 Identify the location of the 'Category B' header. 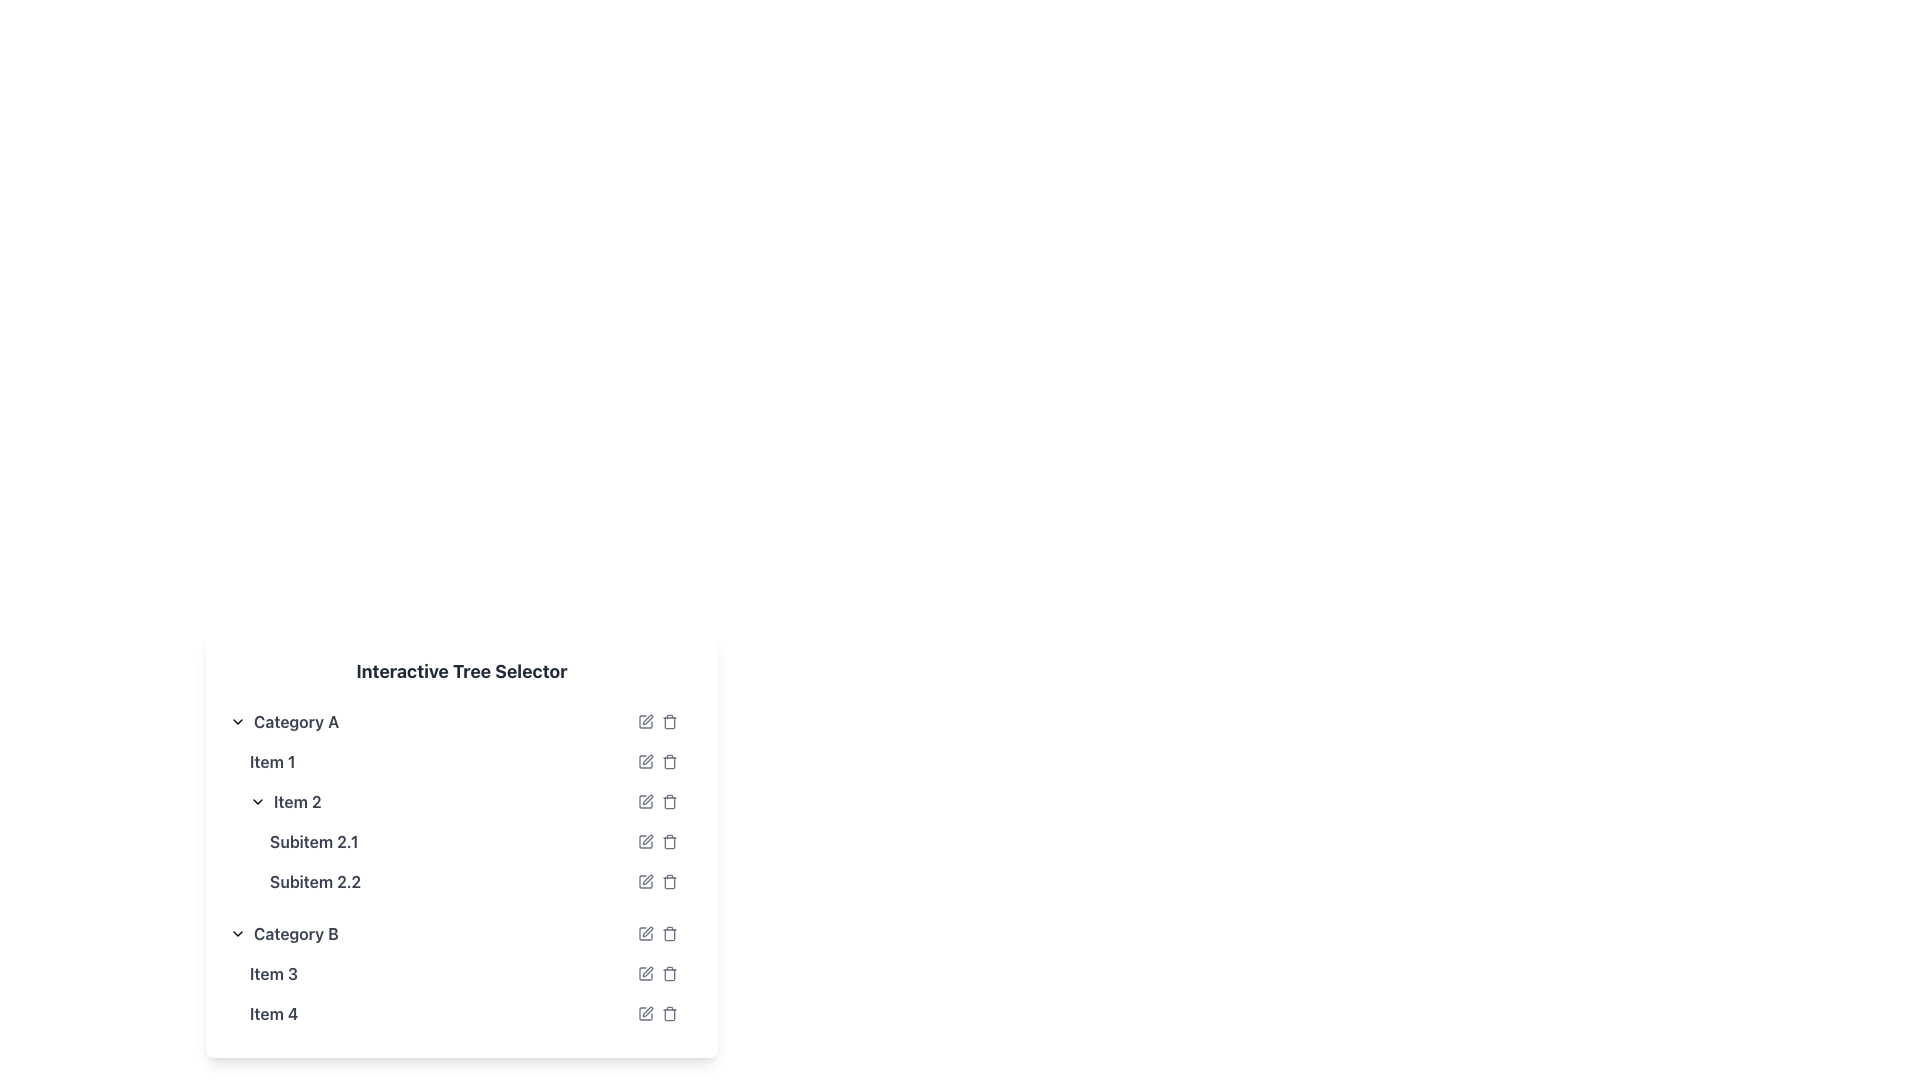
(283, 933).